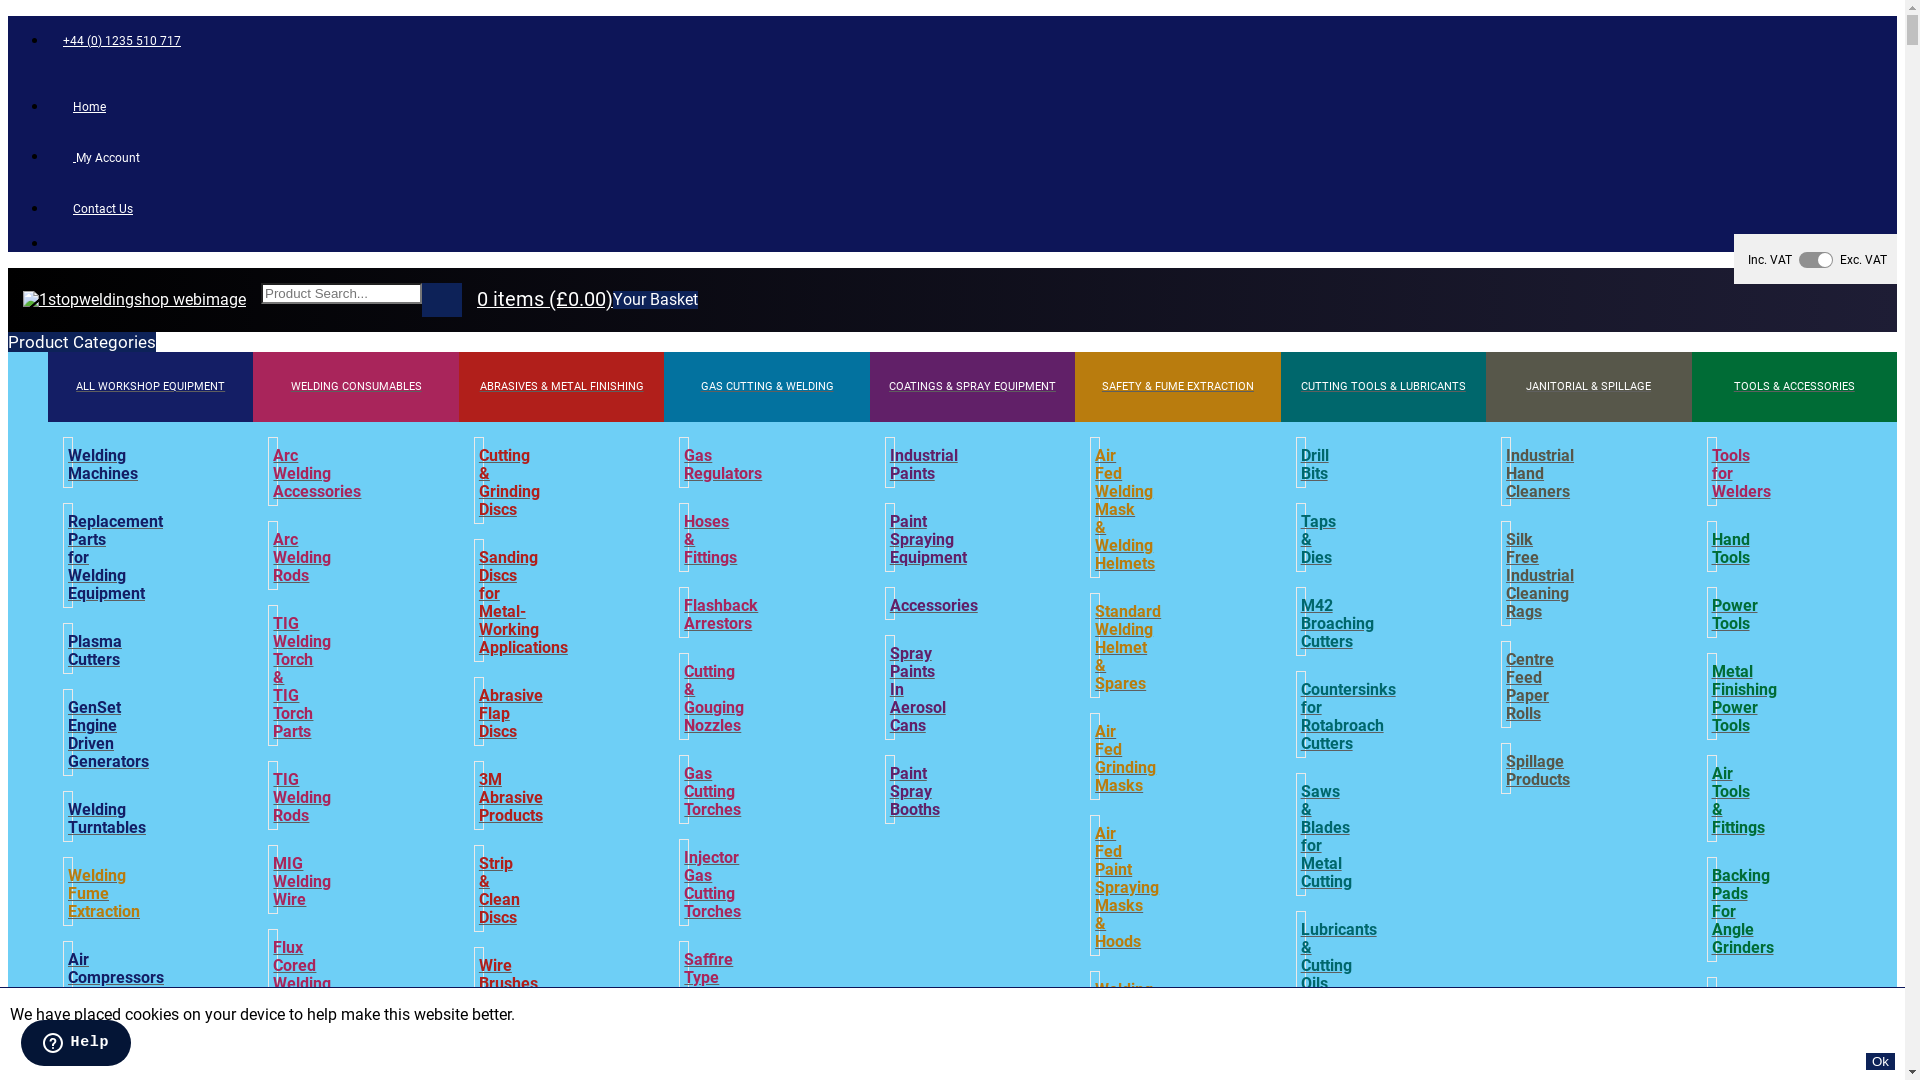  Describe the element at coordinates (914, 790) in the screenshot. I see `'Paint Spray Booths'` at that location.